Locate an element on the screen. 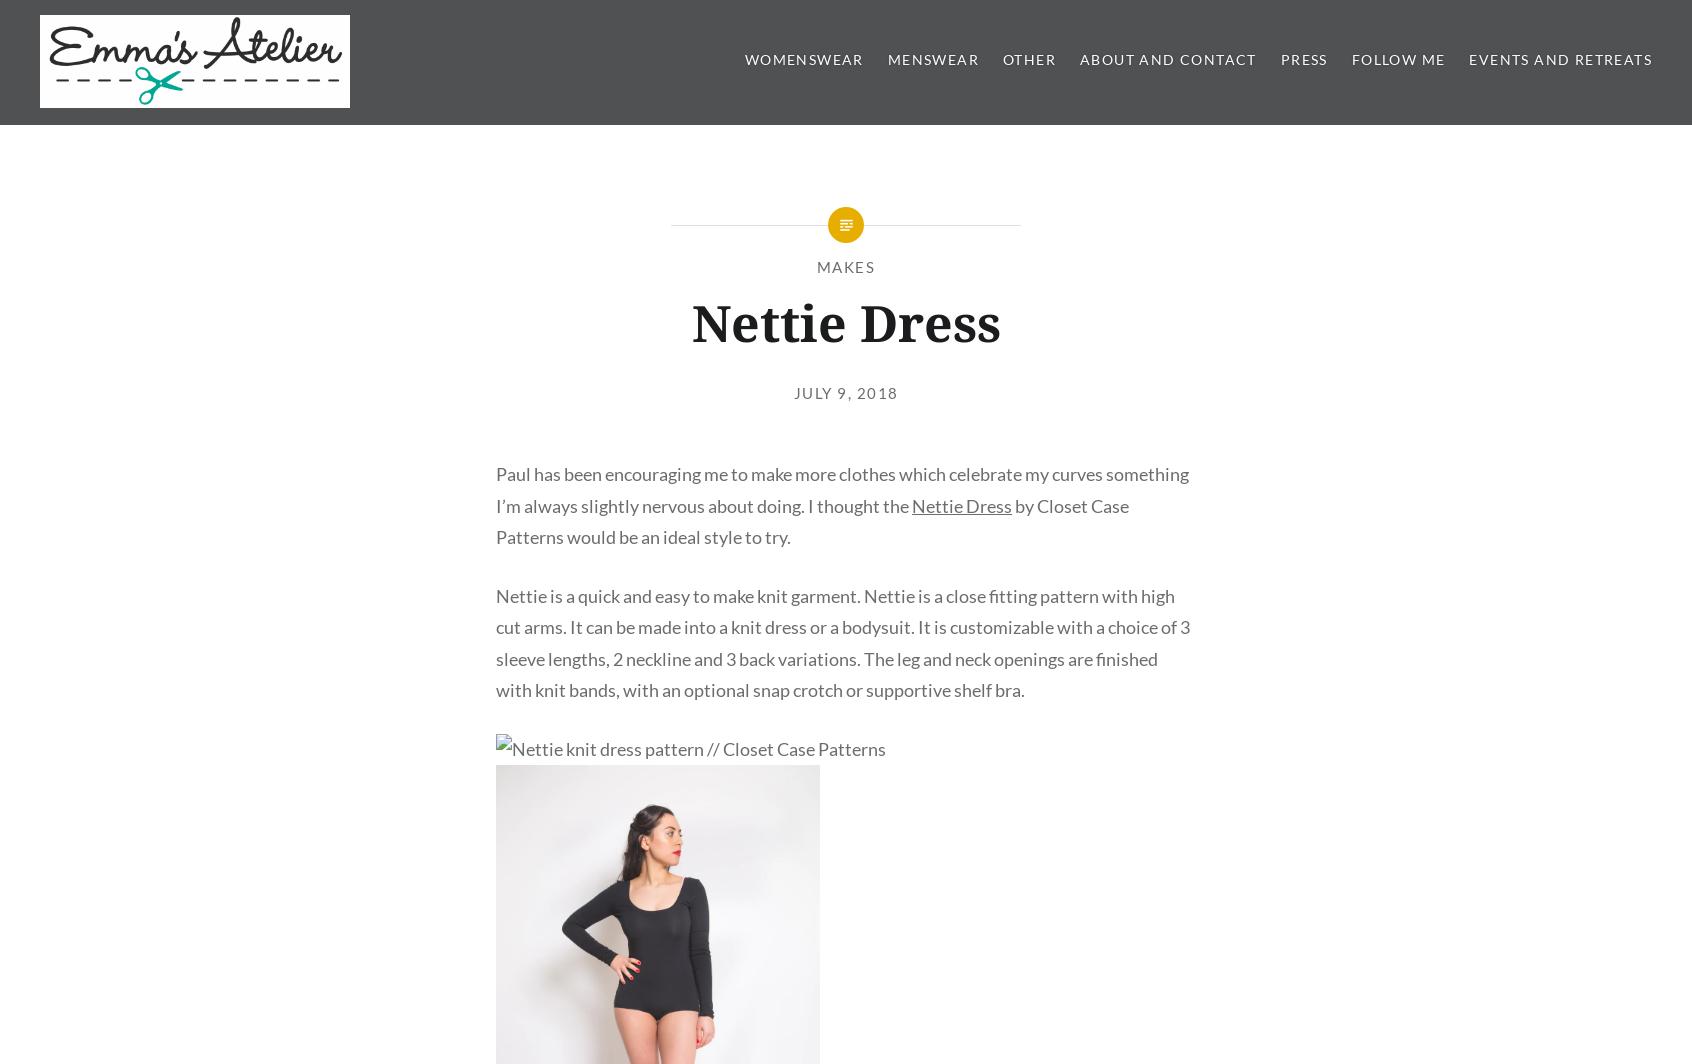 The image size is (1692, 1064). 'by Closet Case Patterns would be an ideal style to try.' is located at coordinates (495, 521).